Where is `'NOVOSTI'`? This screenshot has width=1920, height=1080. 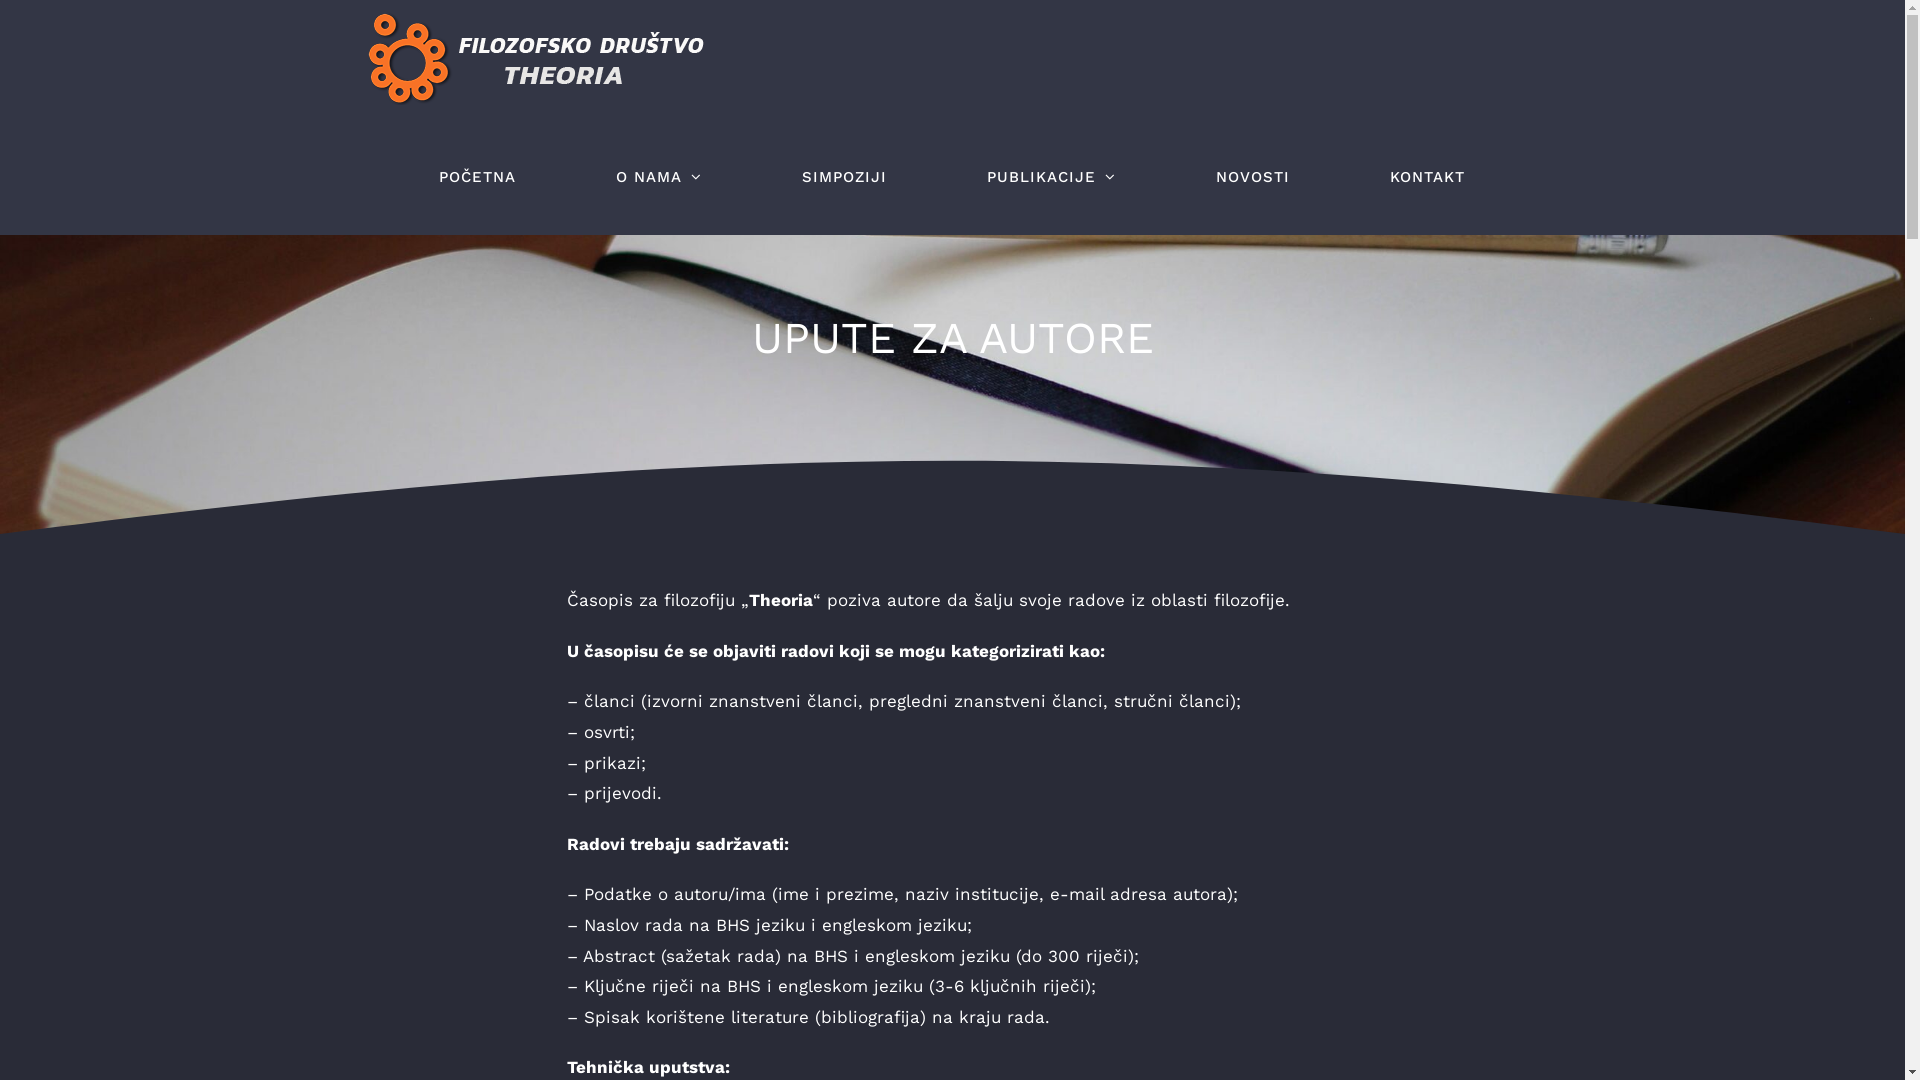 'NOVOSTI' is located at coordinates (1251, 176).